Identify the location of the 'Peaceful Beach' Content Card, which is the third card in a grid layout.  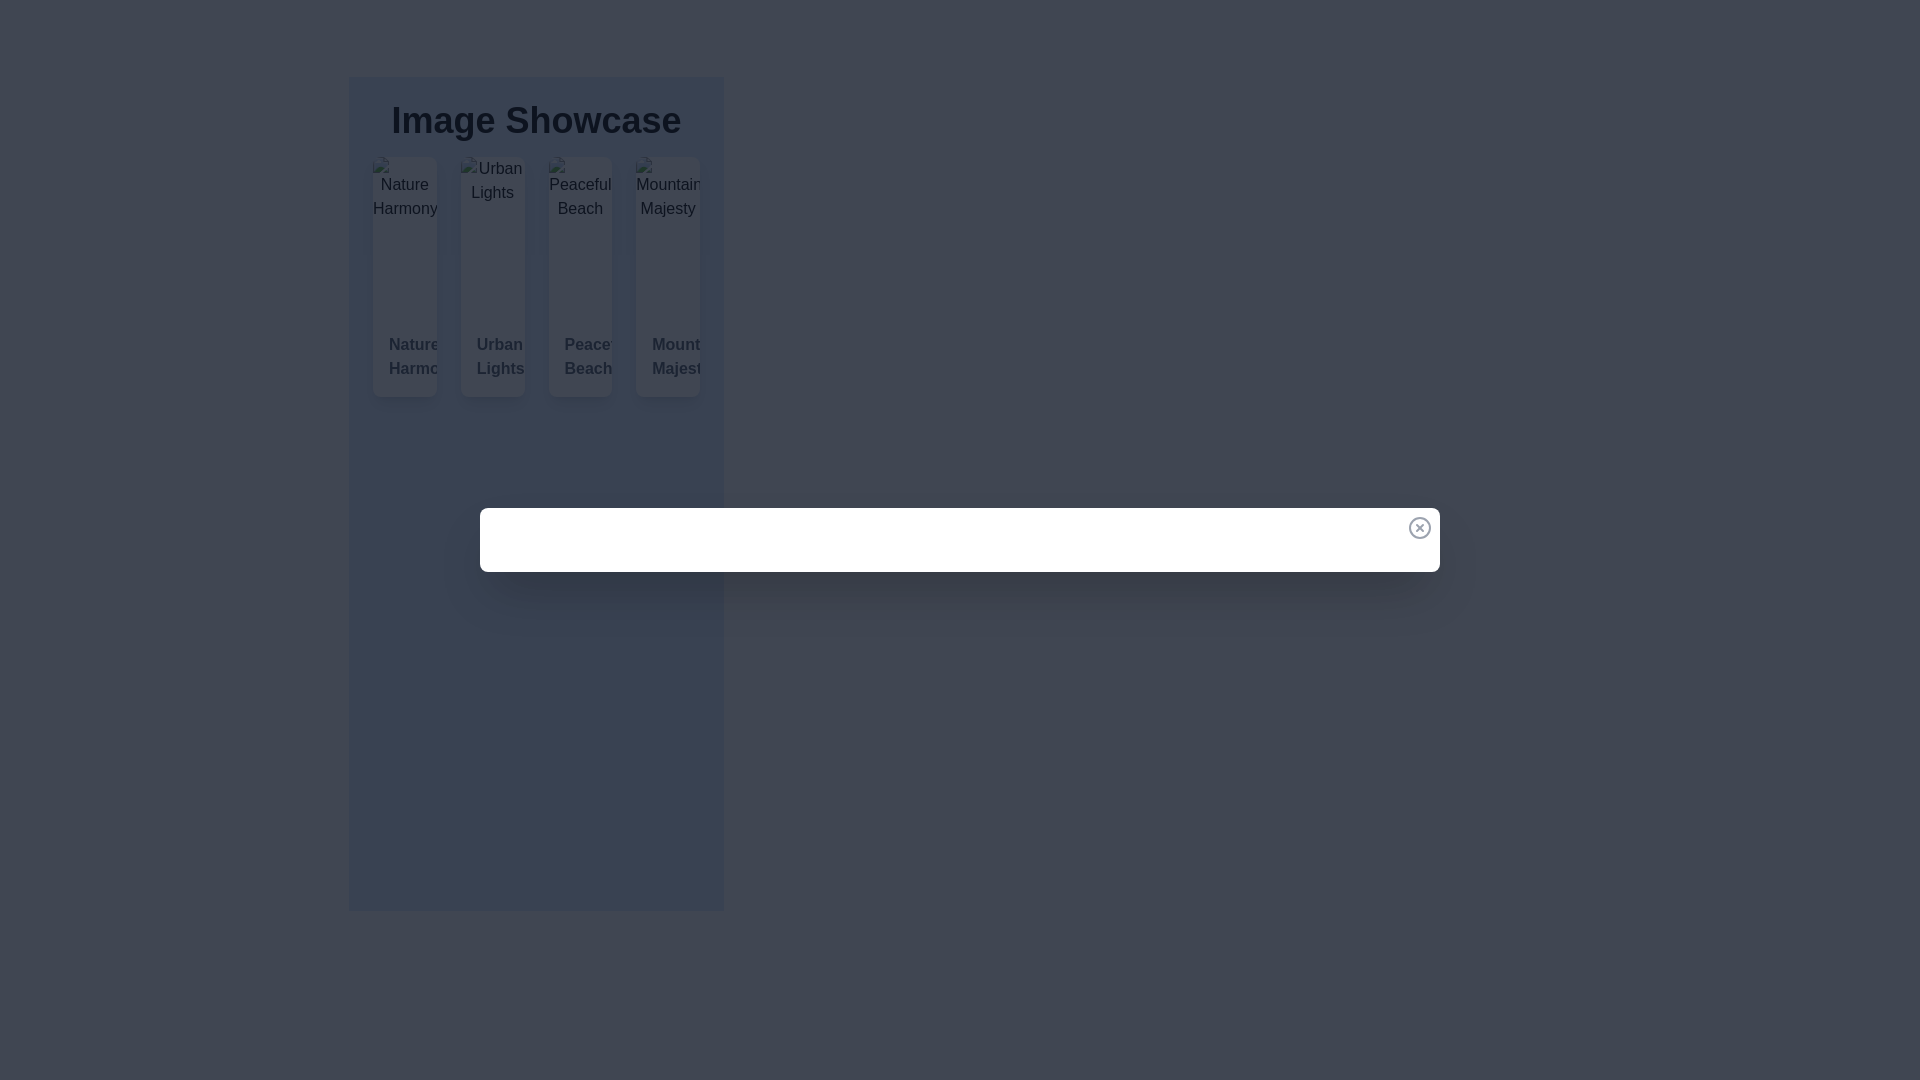
(579, 277).